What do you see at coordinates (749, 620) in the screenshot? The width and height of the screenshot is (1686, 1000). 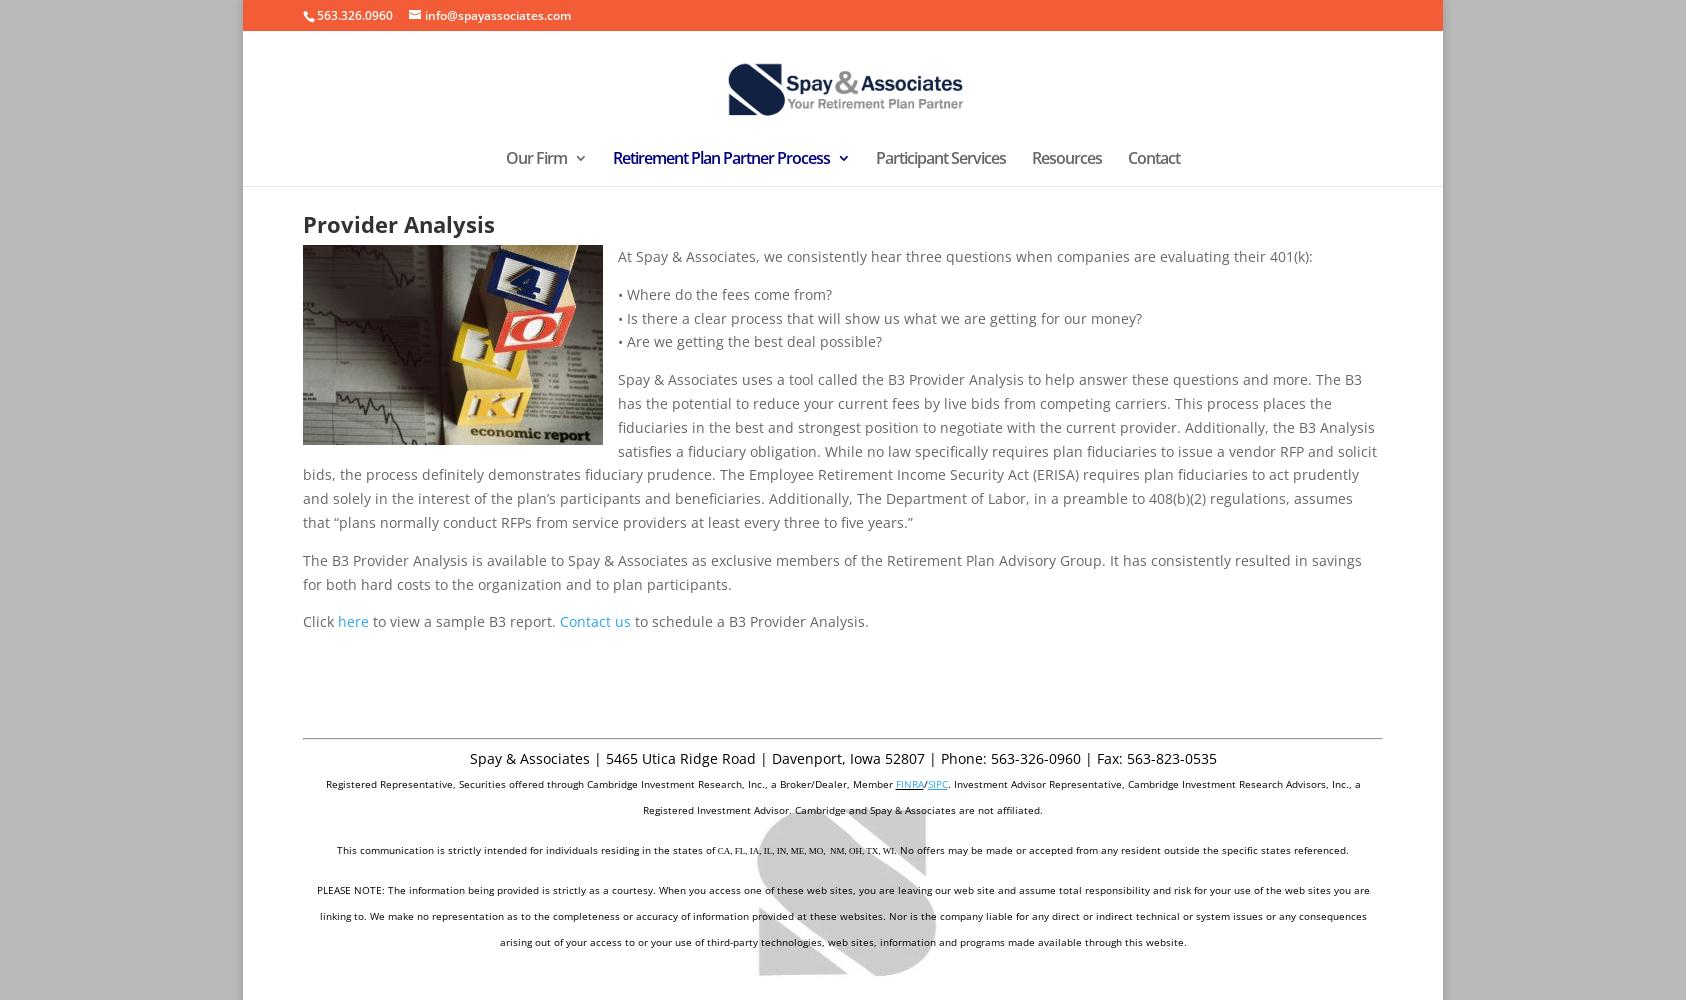 I see `'to schedule a B3 Provider Analysis.'` at bounding box center [749, 620].